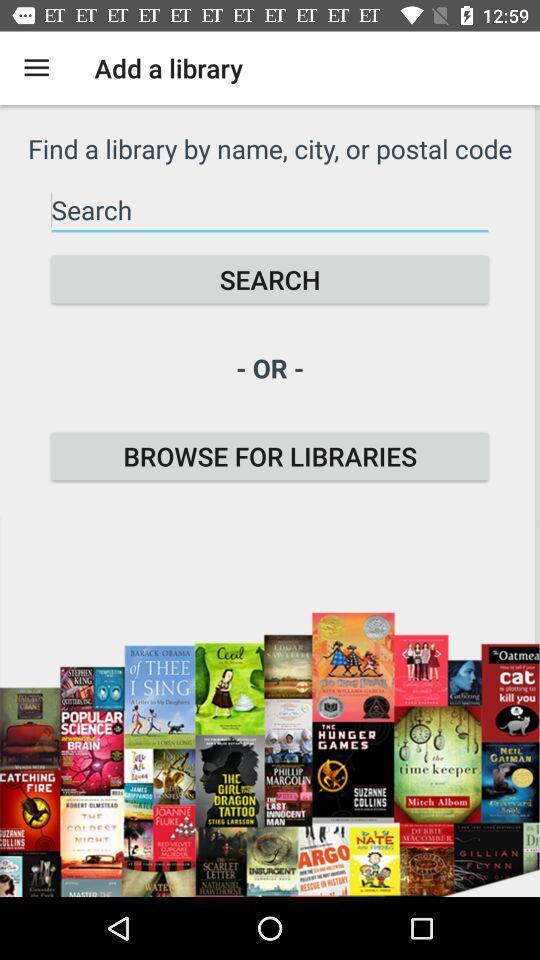  Describe the element at coordinates (270, 210) in the screenshot. I see `search option` at that location.